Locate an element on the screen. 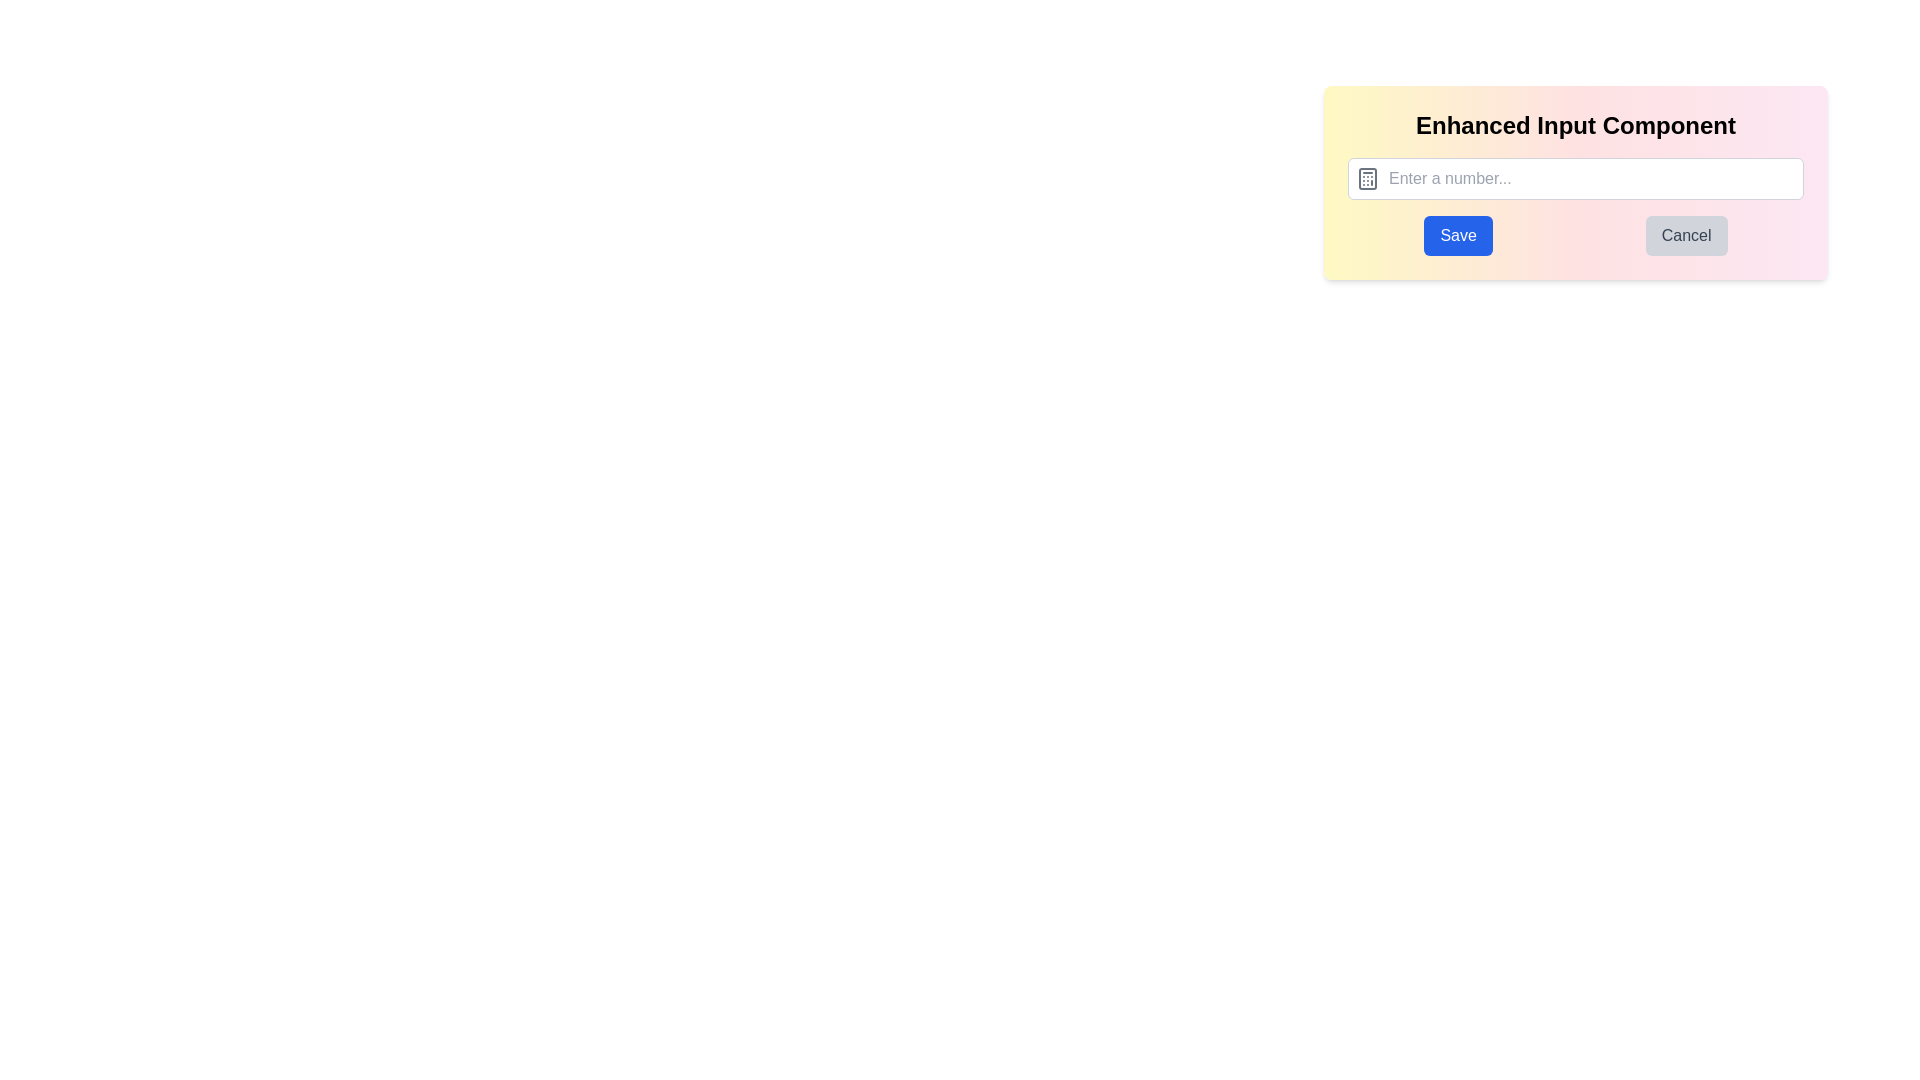 The width and height of the screenshot is (1920, 1080). the numeric input field located below the 'Enhanced Input Component' headline and above the 'Save' and 'Cancel' buttons to bring up a context menu if available is located at coordinates (1574, 177).